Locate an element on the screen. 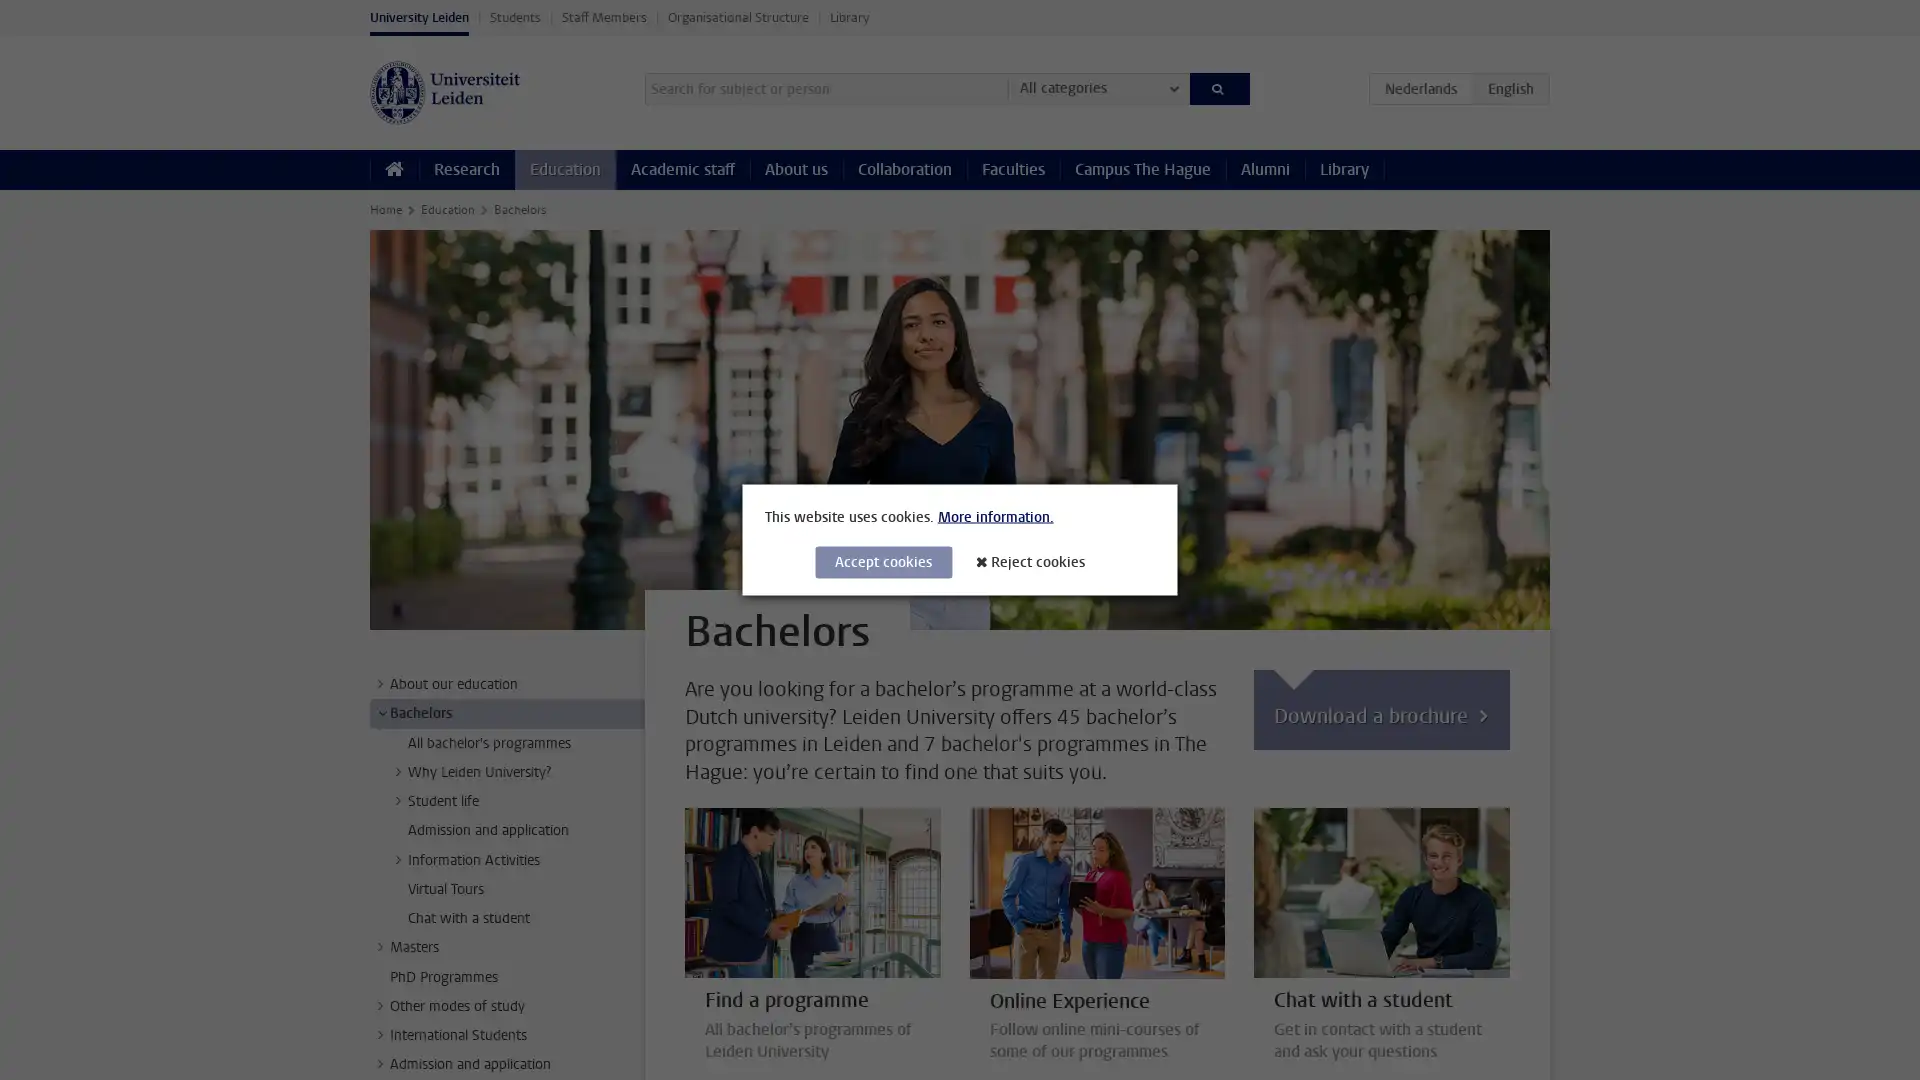 The image size is (1920, 1080). > is located at coordinates (398, 770).